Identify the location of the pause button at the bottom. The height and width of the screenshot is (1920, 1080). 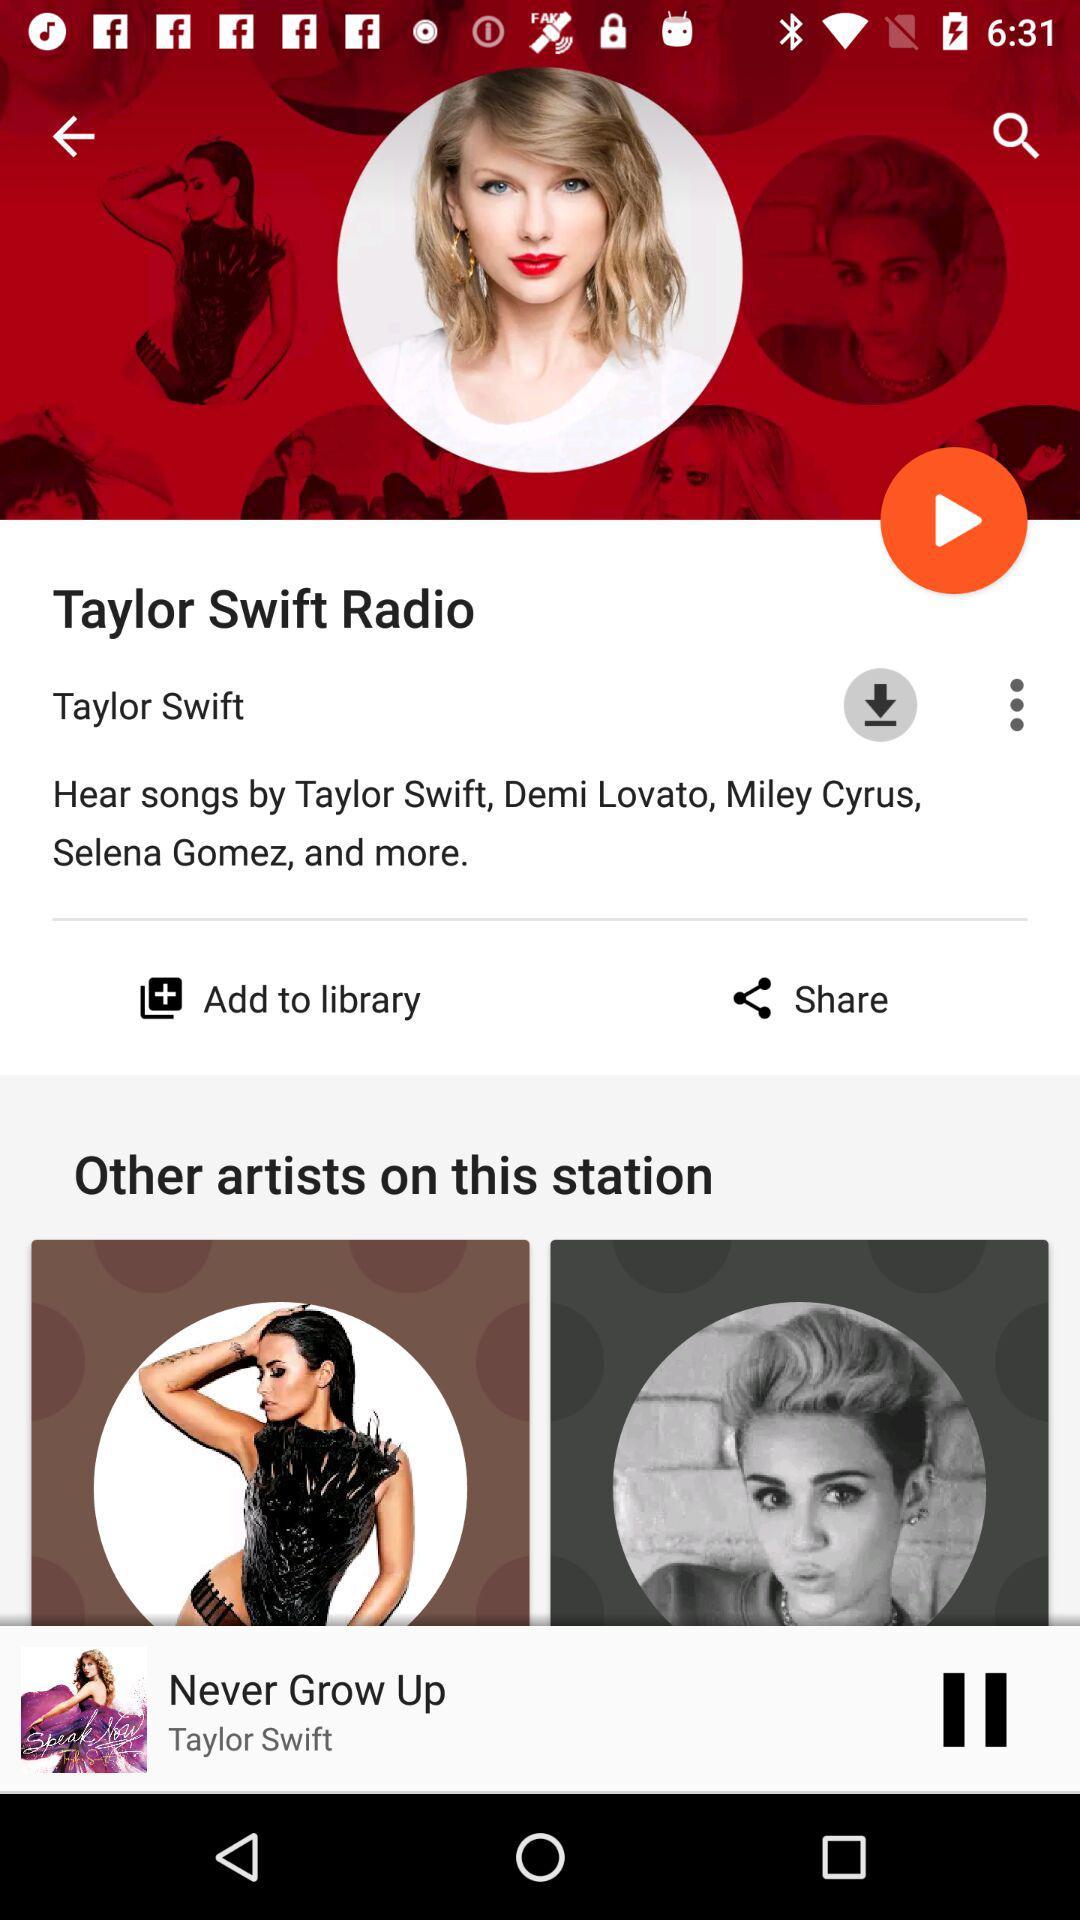
(974, 1708).